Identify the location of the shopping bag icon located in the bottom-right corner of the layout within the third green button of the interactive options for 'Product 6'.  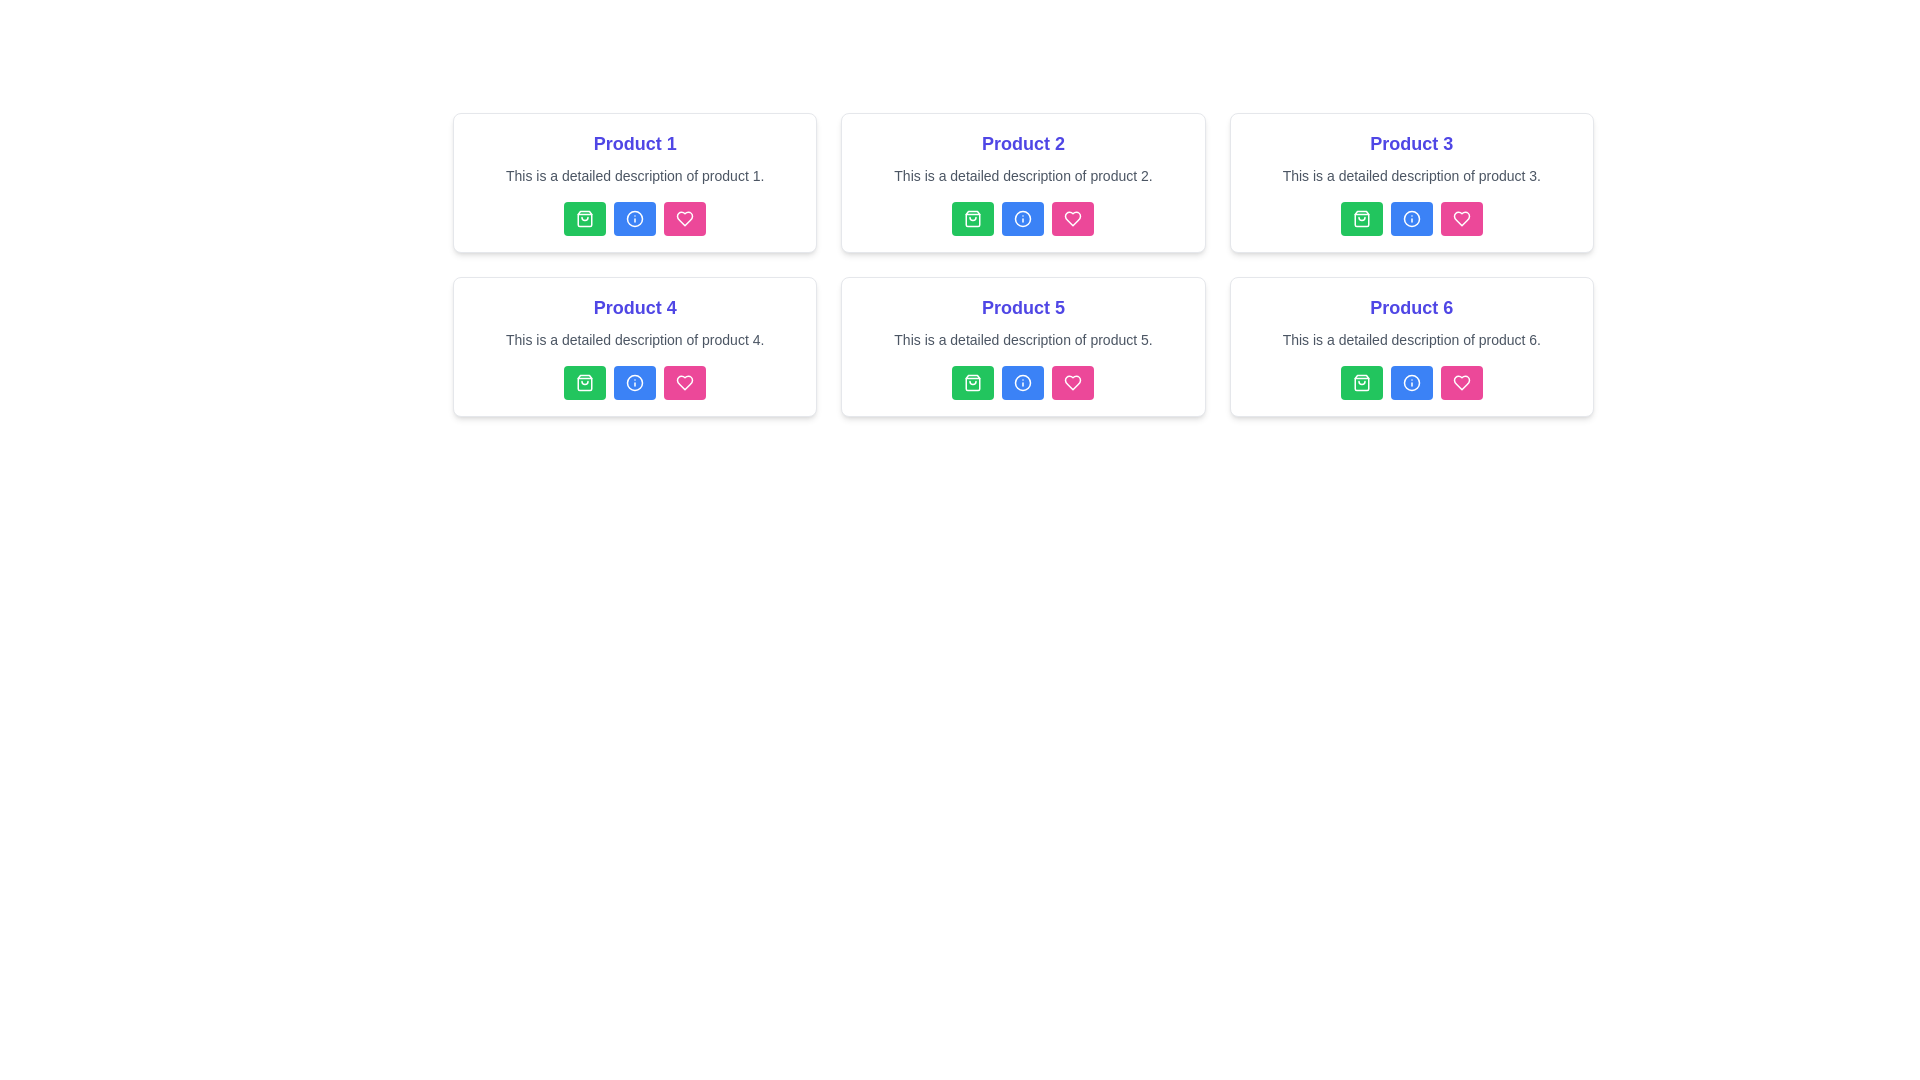
(1360, 382).